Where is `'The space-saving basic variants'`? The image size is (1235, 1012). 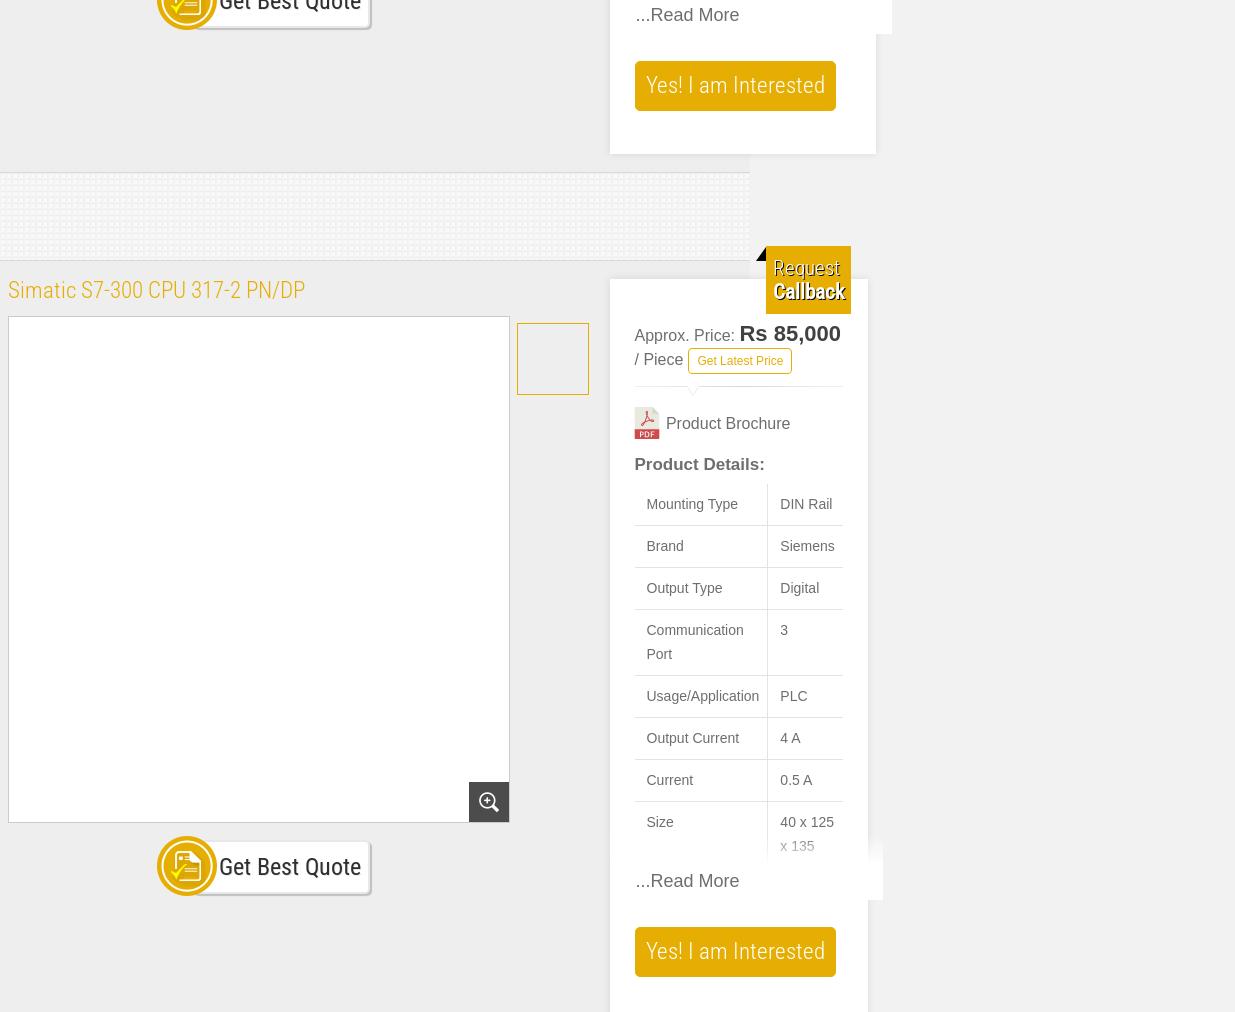
'The space-saving basic variants' is located at coordinates (756, 342).